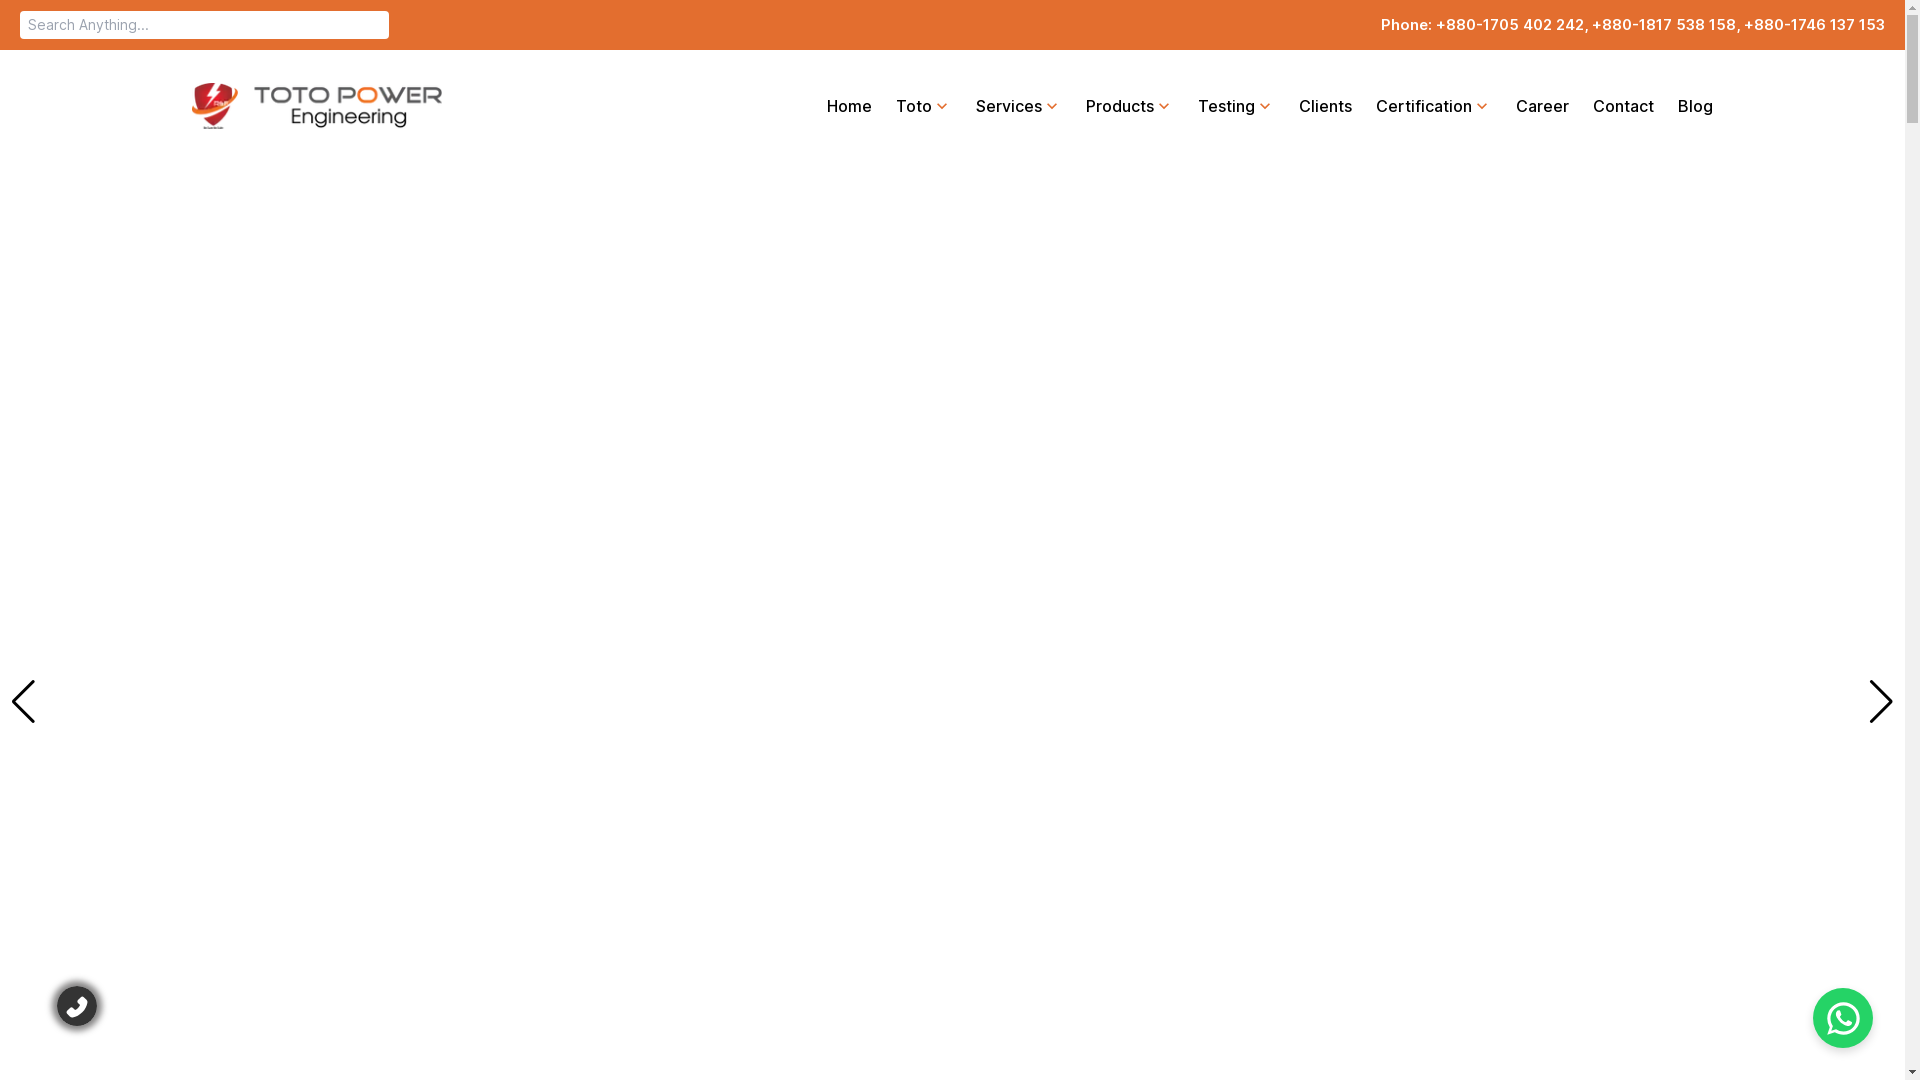  What do you see at coordinates (1370, 105) in the screenshot?
I see `'Certification'` at bounding box center [1370, 105].